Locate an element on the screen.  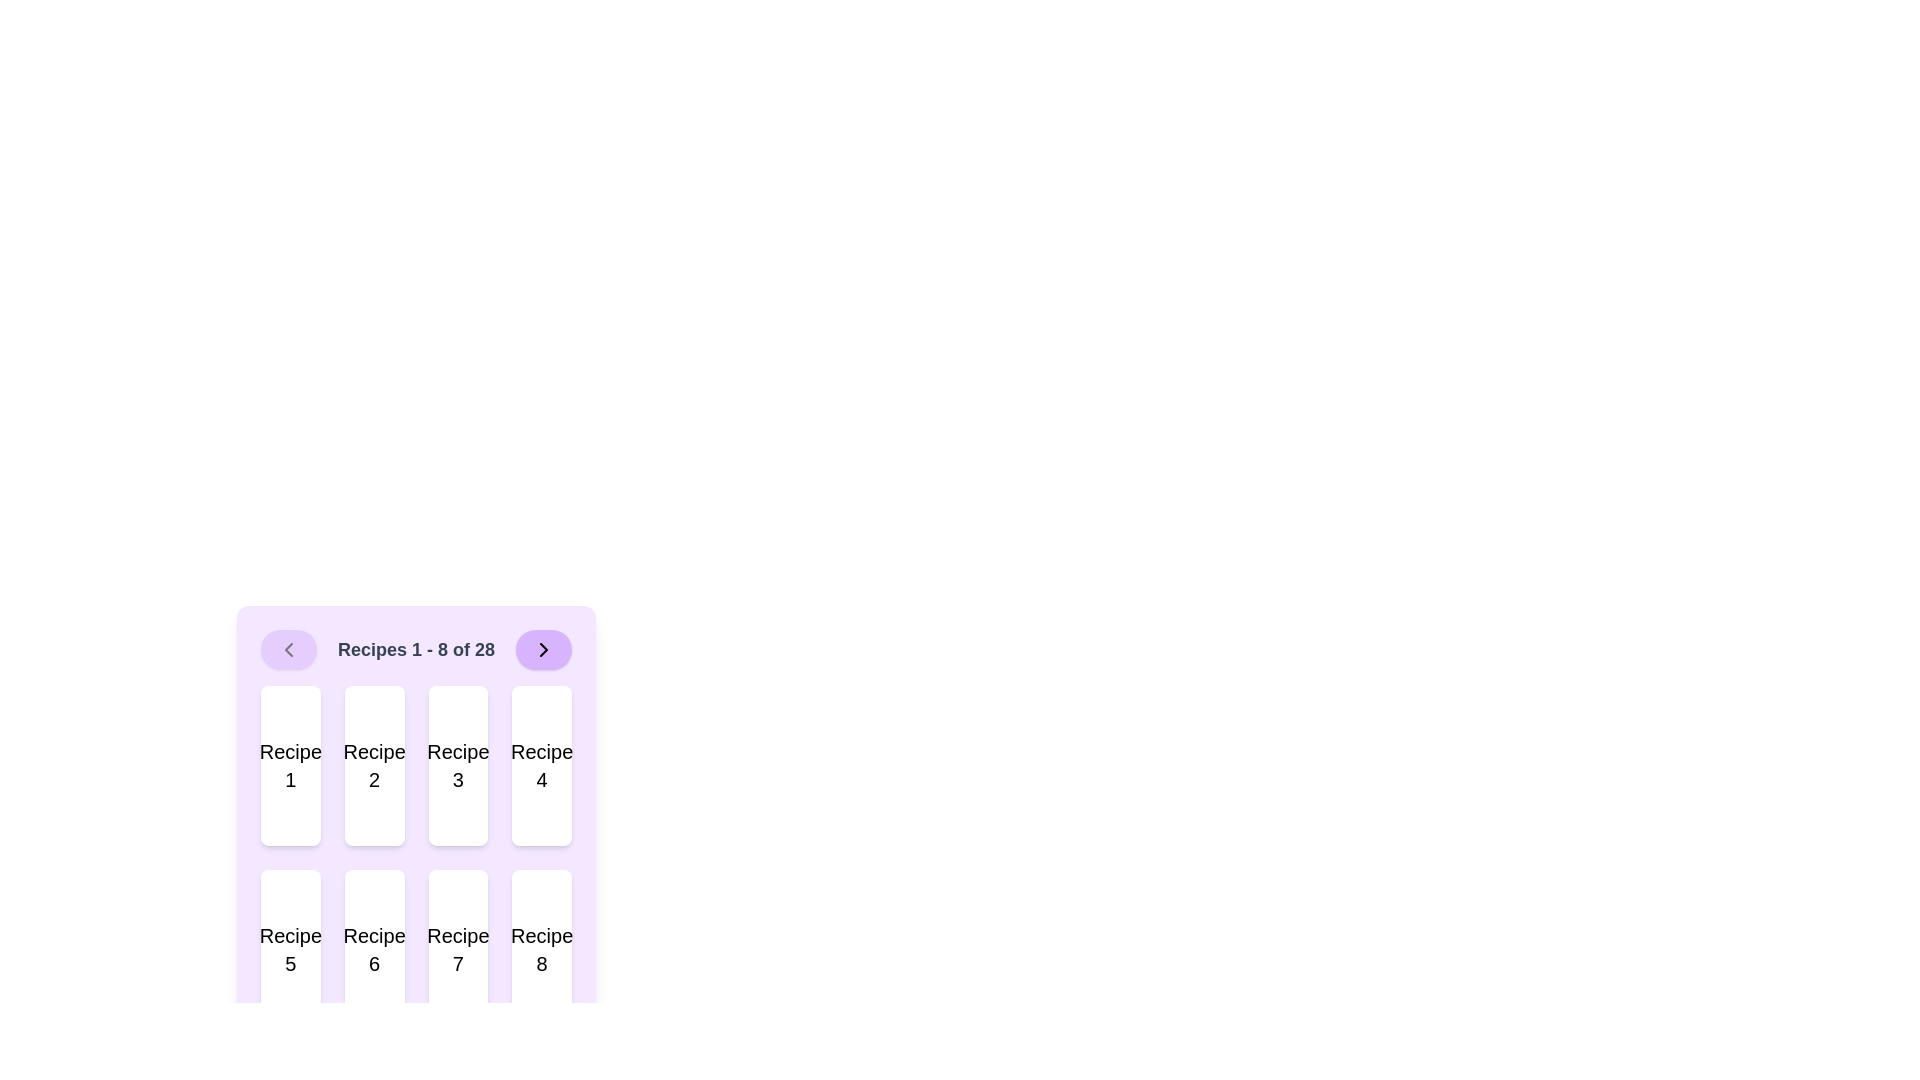
the right-pointing chevron icon located within a purple circular button in the navigation bar at the top of the recipe grid is located at coordinates (543, 650).